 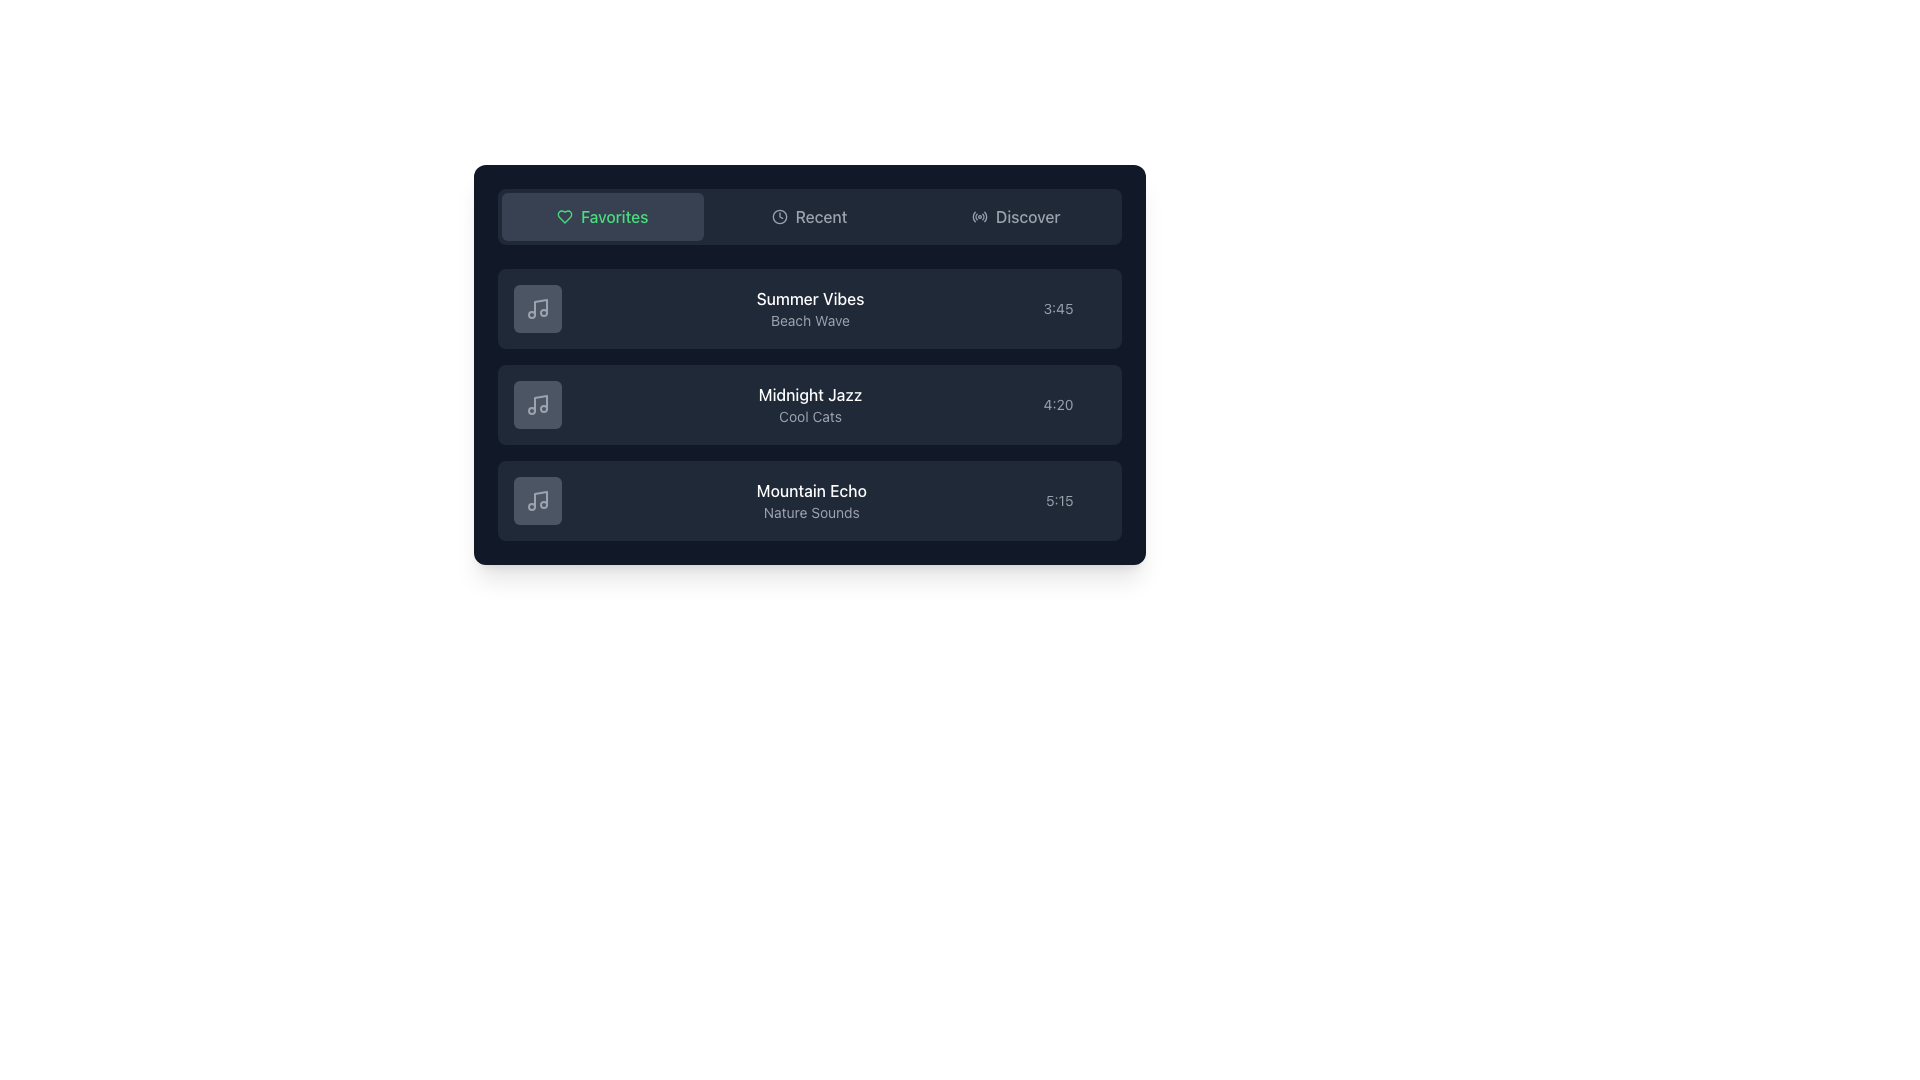 I want to click on title text of the music item which is displayed as a label above the subtitle 'Cool Cats' in the second item of the vertical list, so click(x=810, y=394).